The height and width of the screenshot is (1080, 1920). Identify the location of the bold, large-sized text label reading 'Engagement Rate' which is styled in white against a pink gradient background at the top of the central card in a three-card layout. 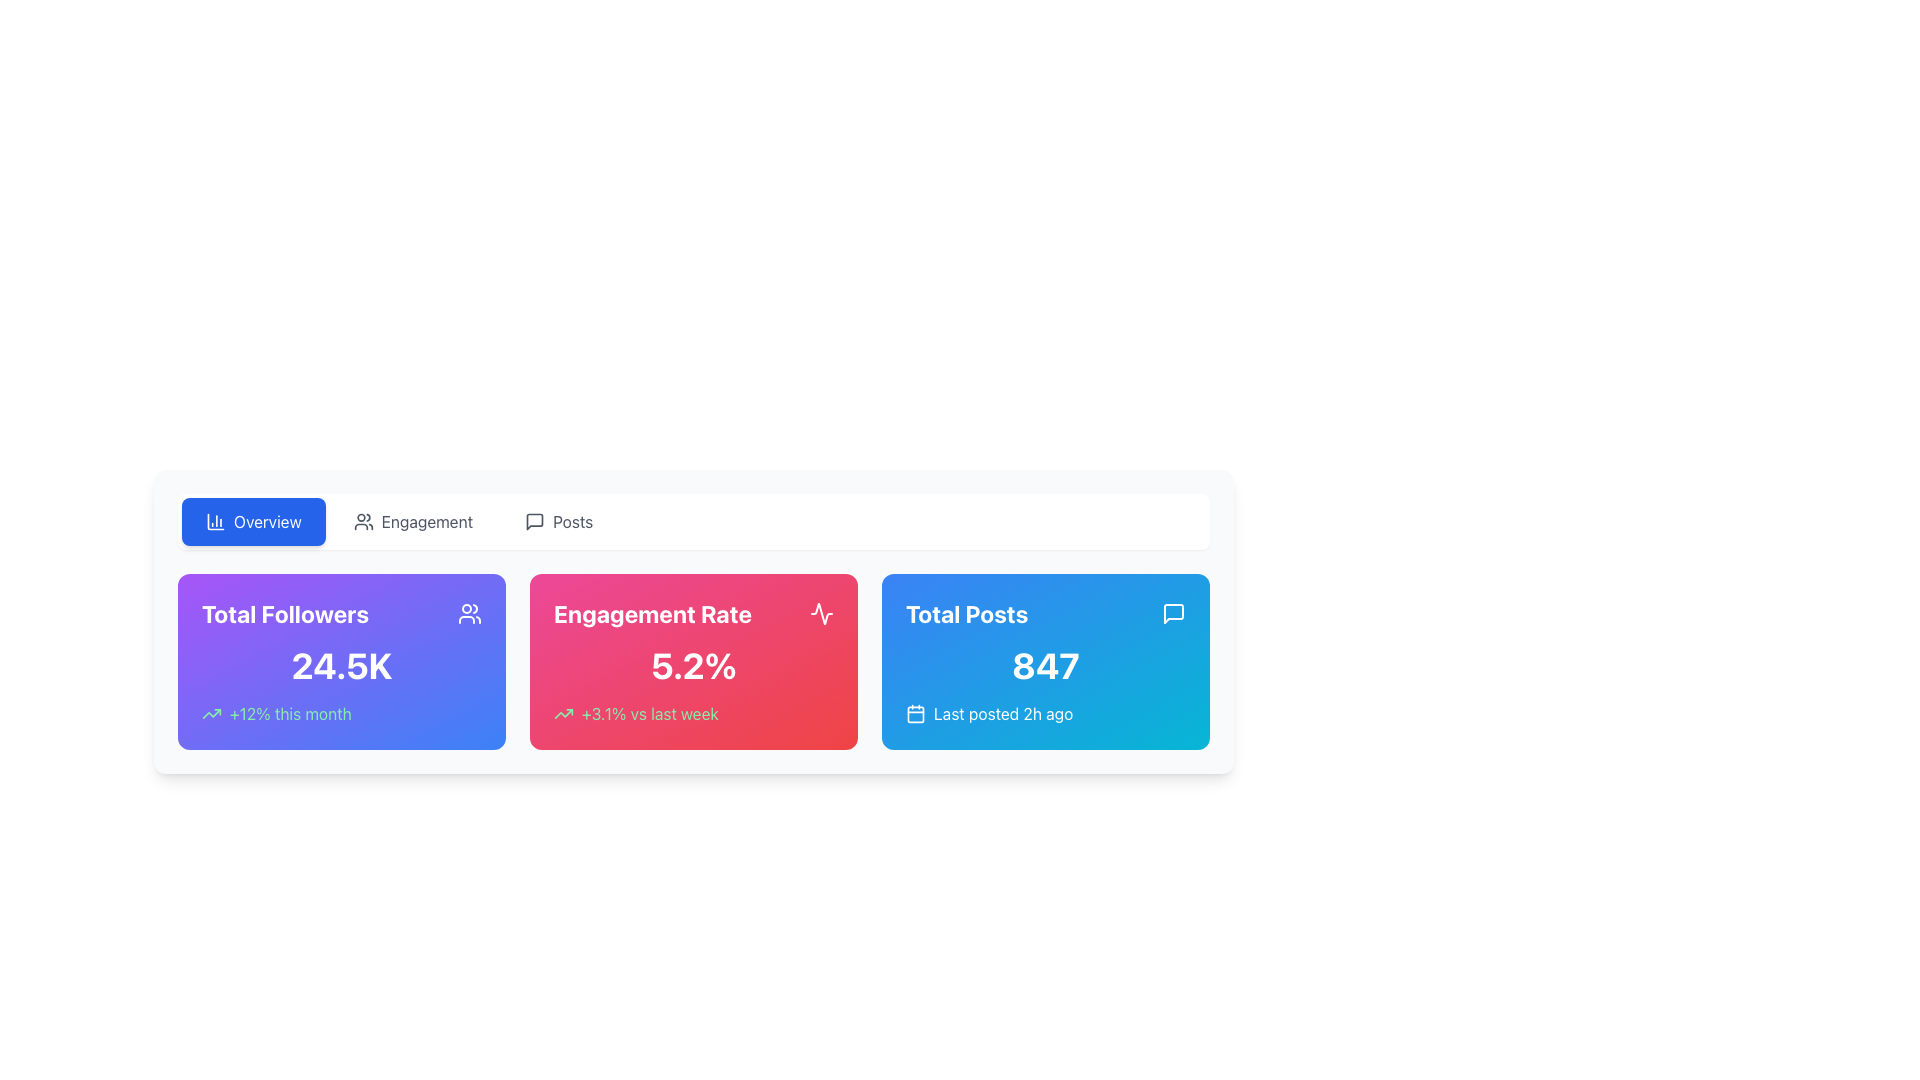
(652, 612).